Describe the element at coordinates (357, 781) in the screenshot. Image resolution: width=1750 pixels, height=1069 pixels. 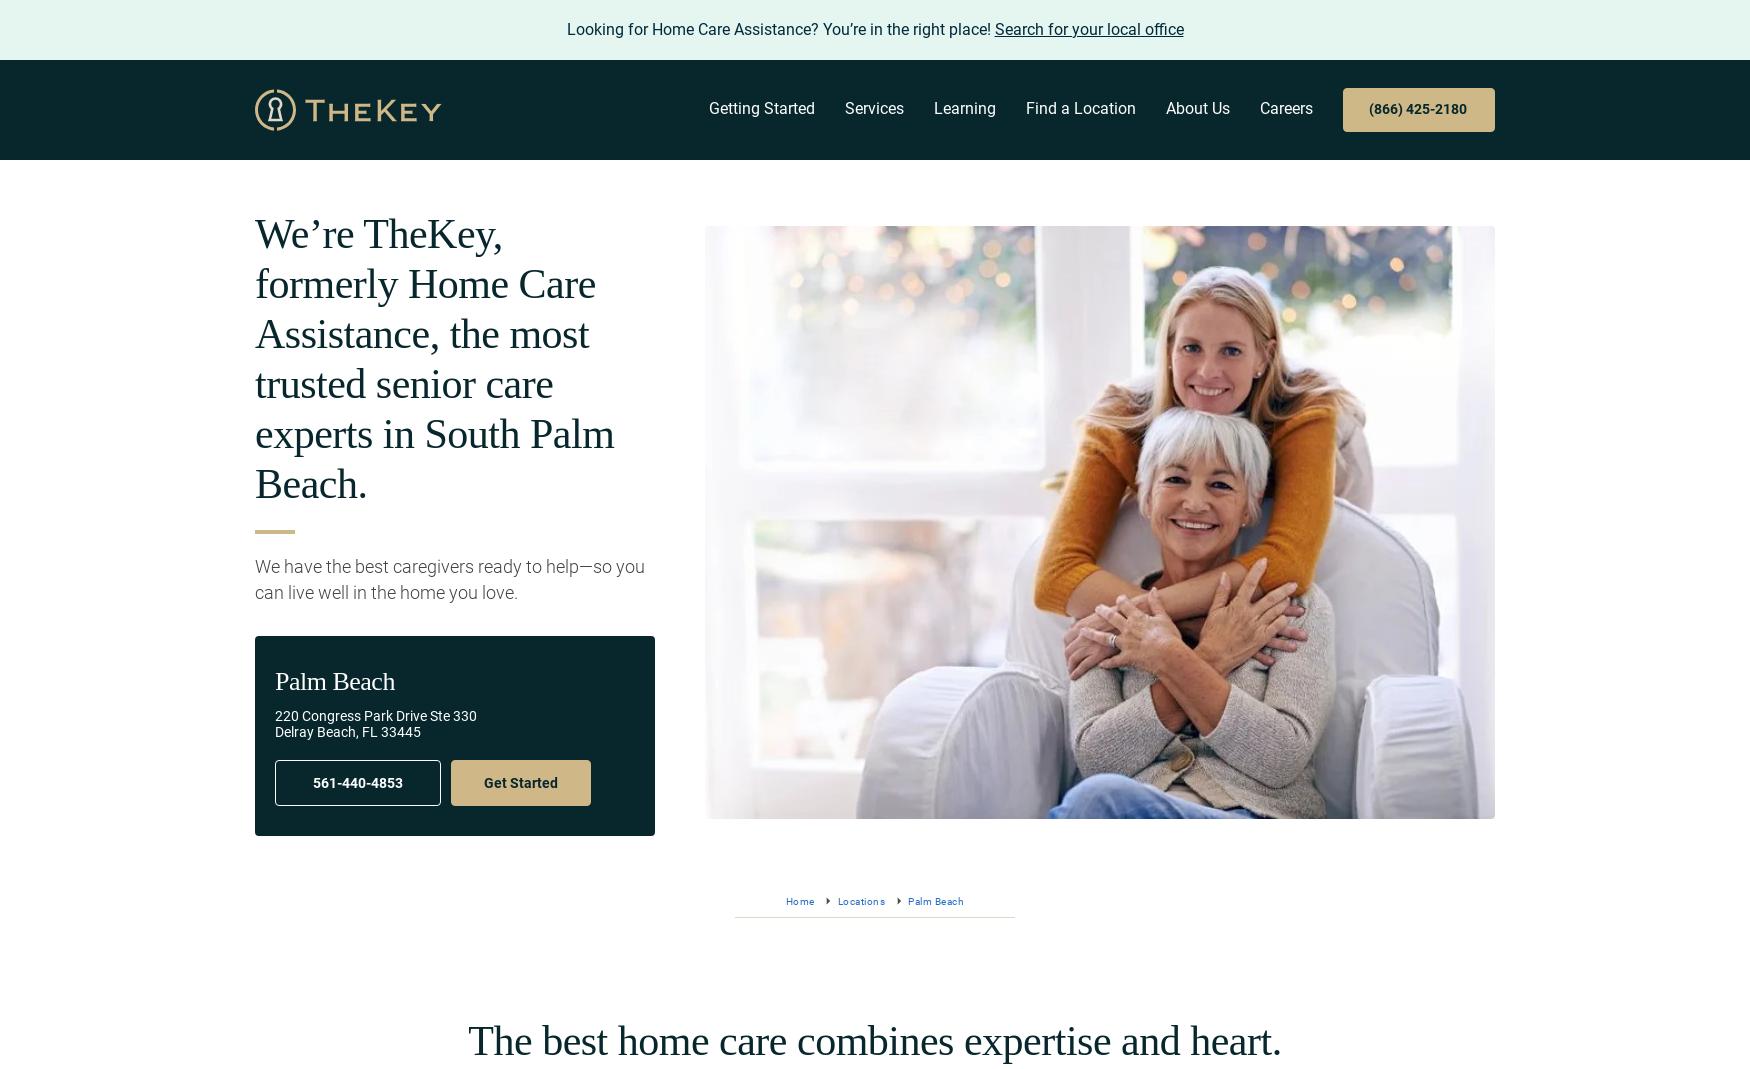
I see `'561-440-4853'` at that location.